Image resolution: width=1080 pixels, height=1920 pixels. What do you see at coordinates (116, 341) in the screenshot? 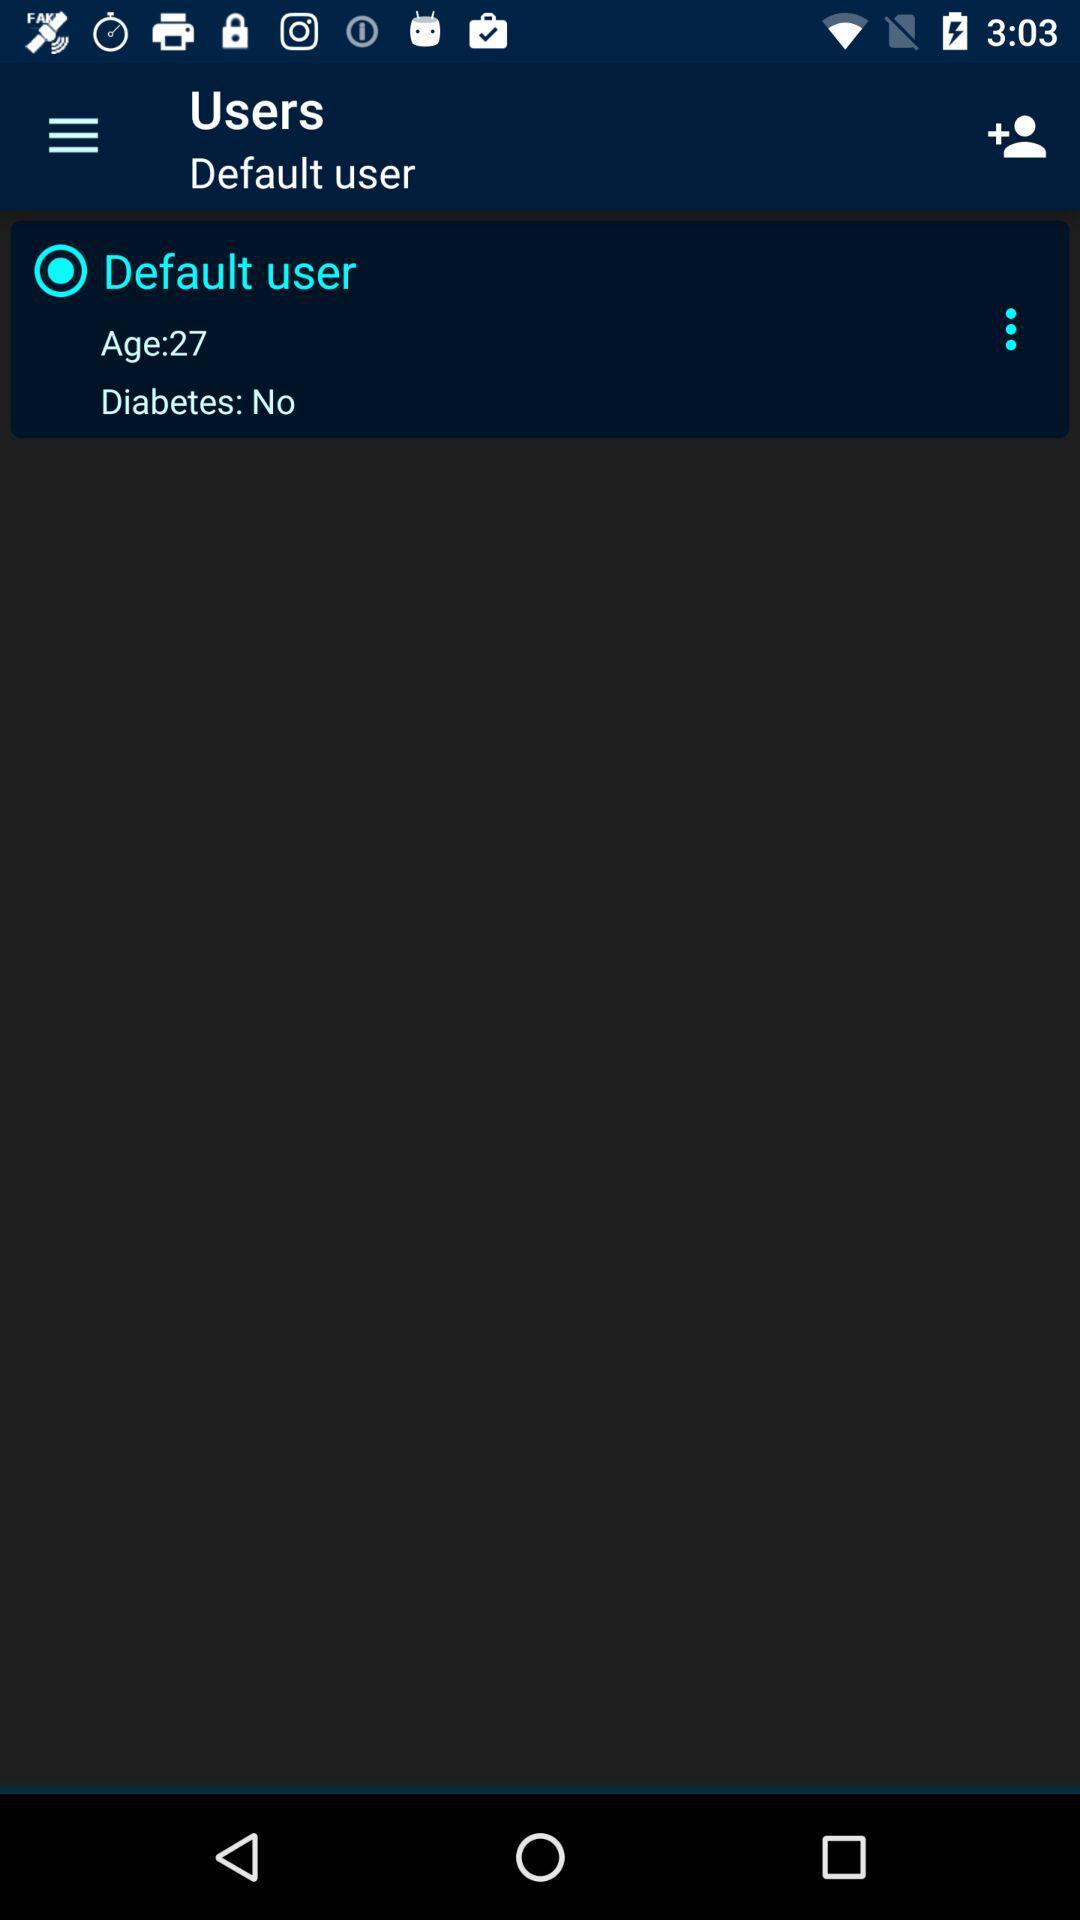
I see `the age:27` at bounding box center [116, 341].